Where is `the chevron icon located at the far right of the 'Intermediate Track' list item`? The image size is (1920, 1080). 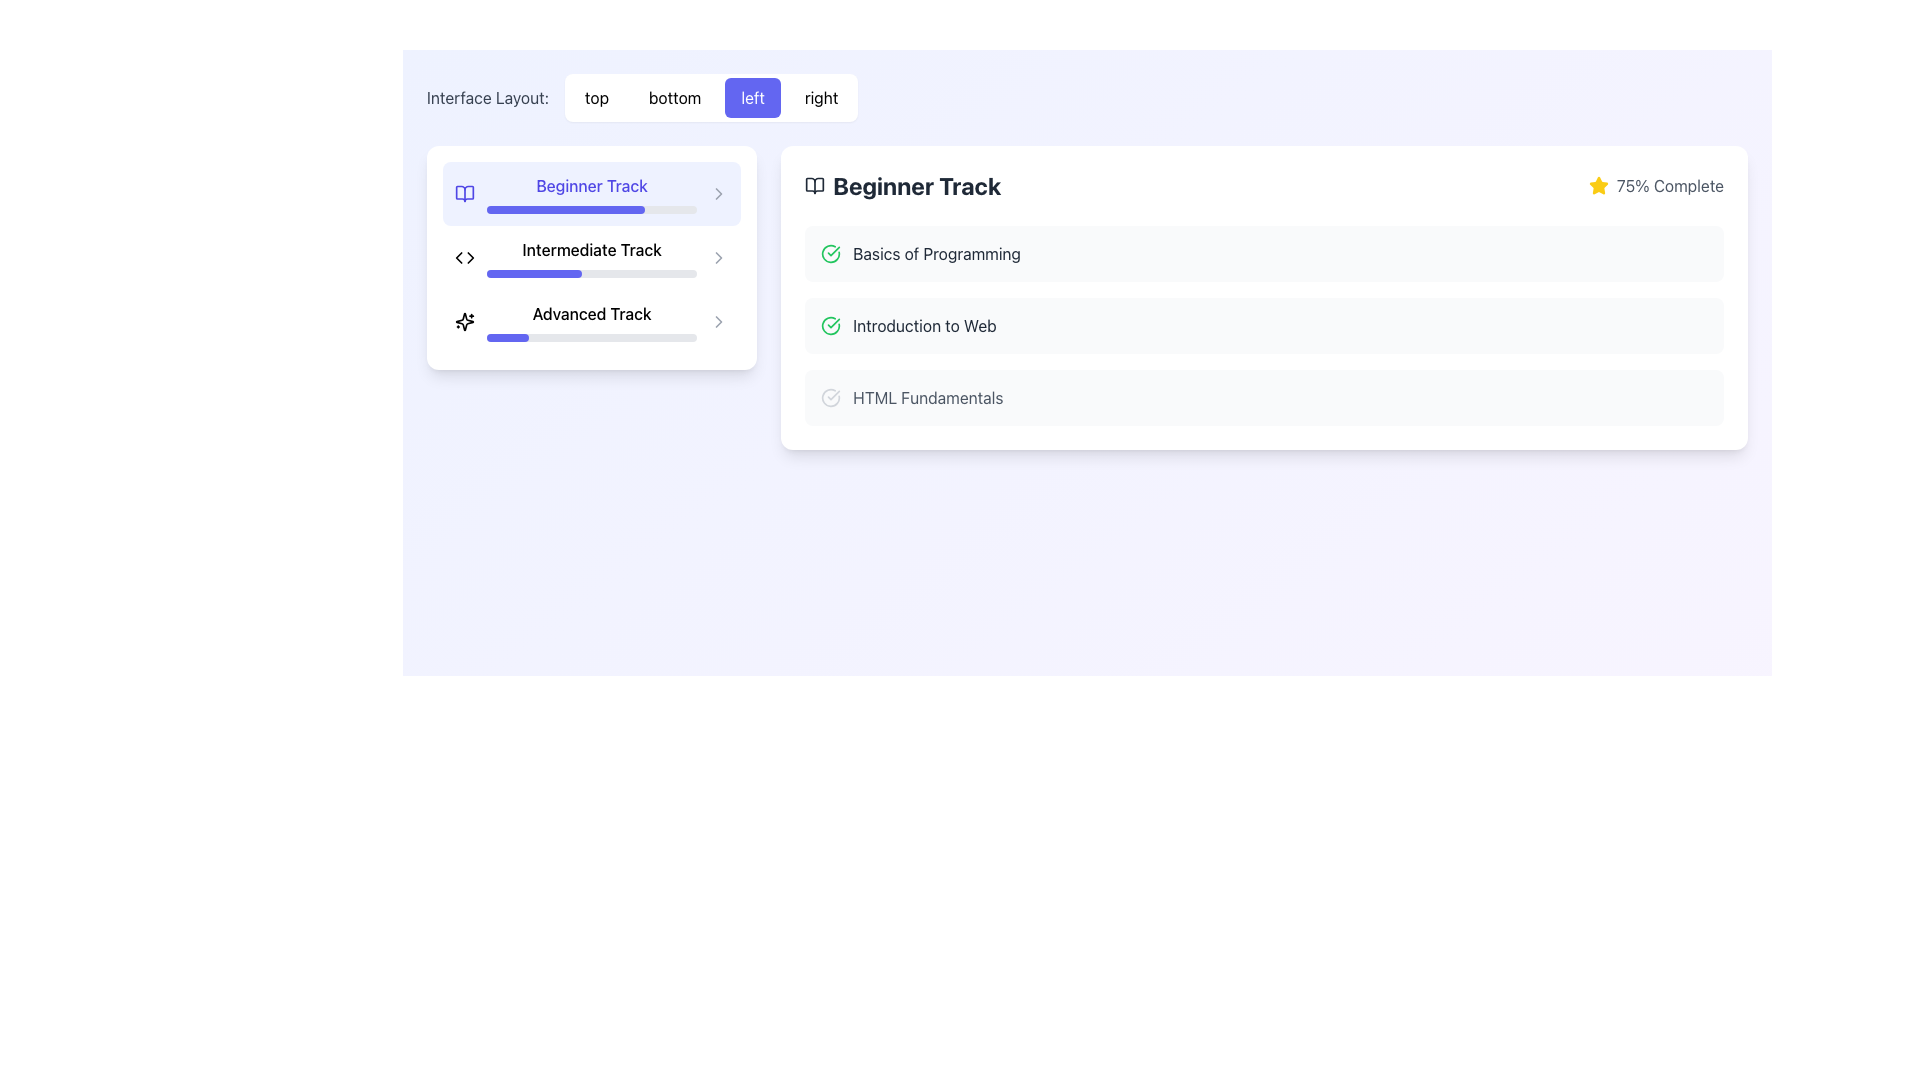 the chevron icon located at the far right of the 'Intermediate Track' list item is located at coordinates (719, 257).